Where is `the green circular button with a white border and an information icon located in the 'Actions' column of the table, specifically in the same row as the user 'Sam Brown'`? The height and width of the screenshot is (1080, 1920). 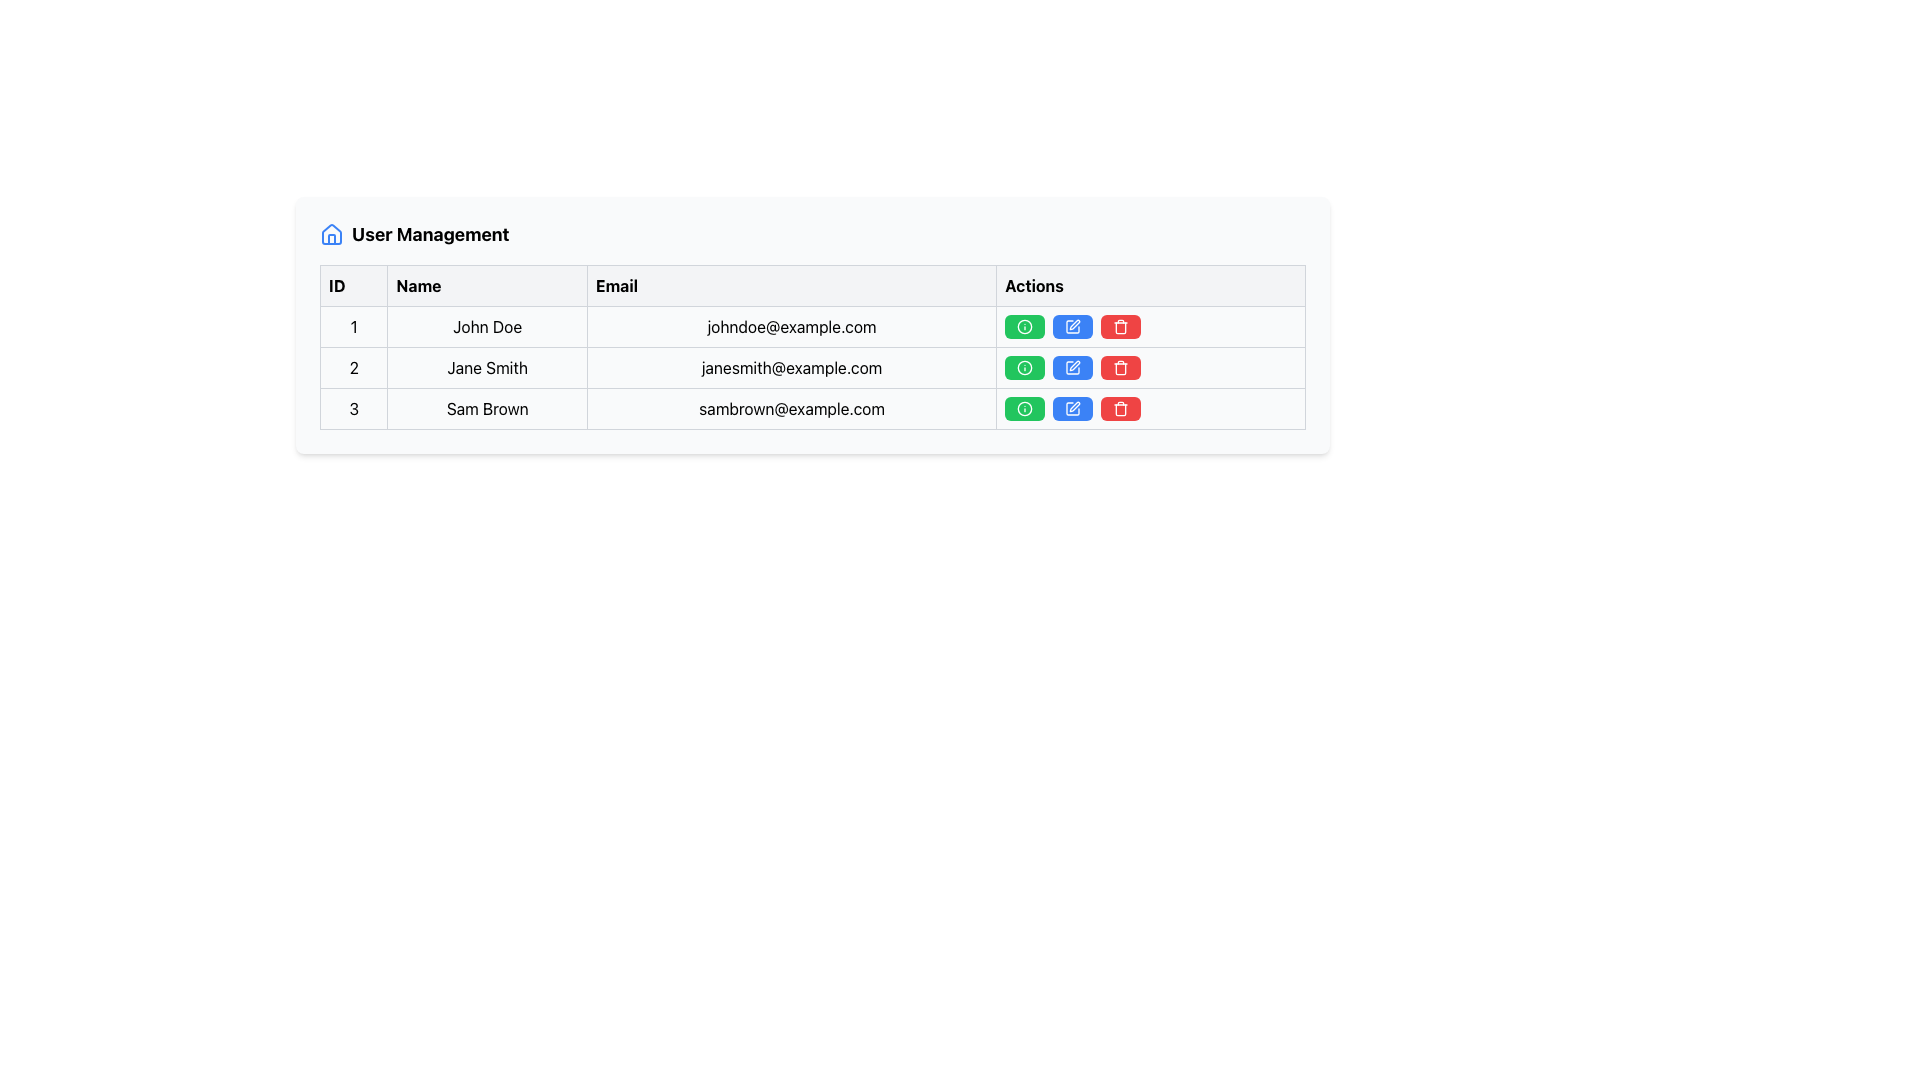
the green circular button with a white border and an information icon located in the 'Actions' column of the table, specifically in the same row as the user 'Sam Brown' is located at coordinates (1025, 407).